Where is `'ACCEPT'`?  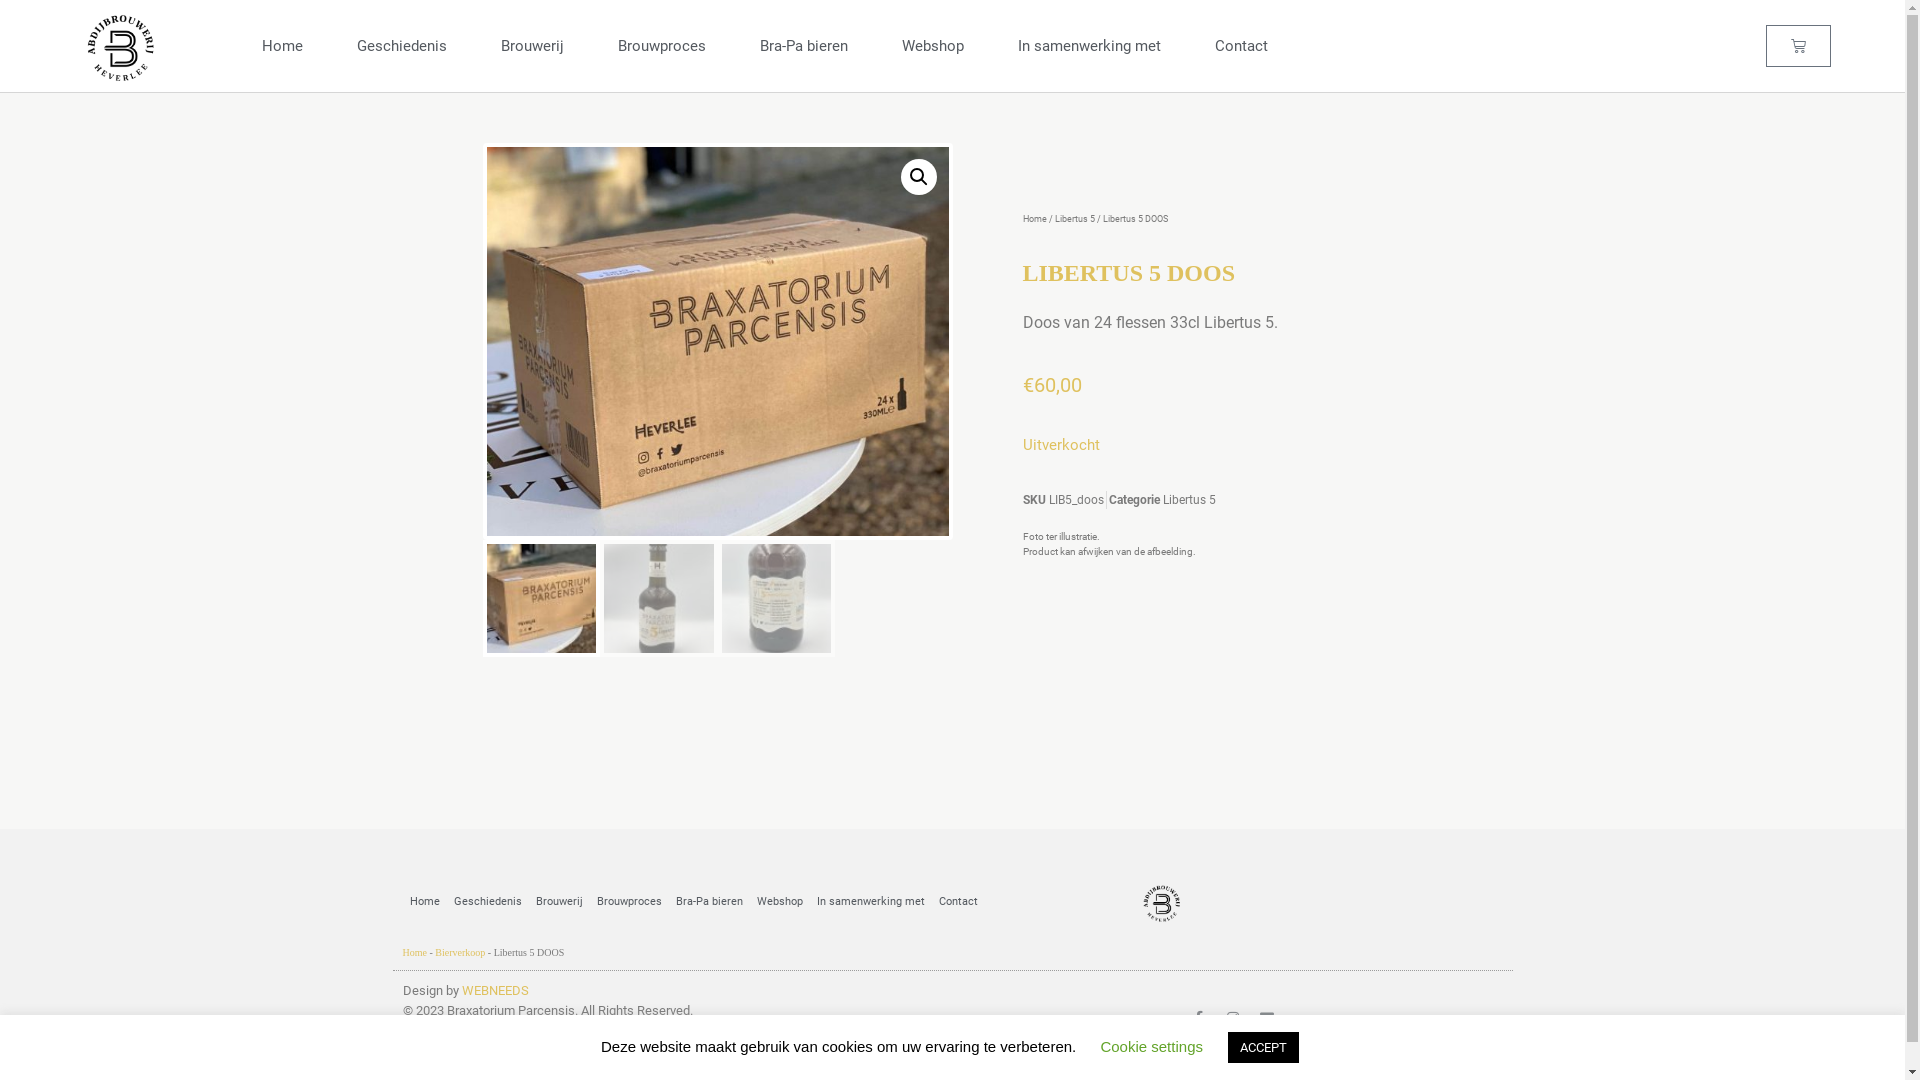 'ACCEPT' is located at coordinates (1262, 1046).